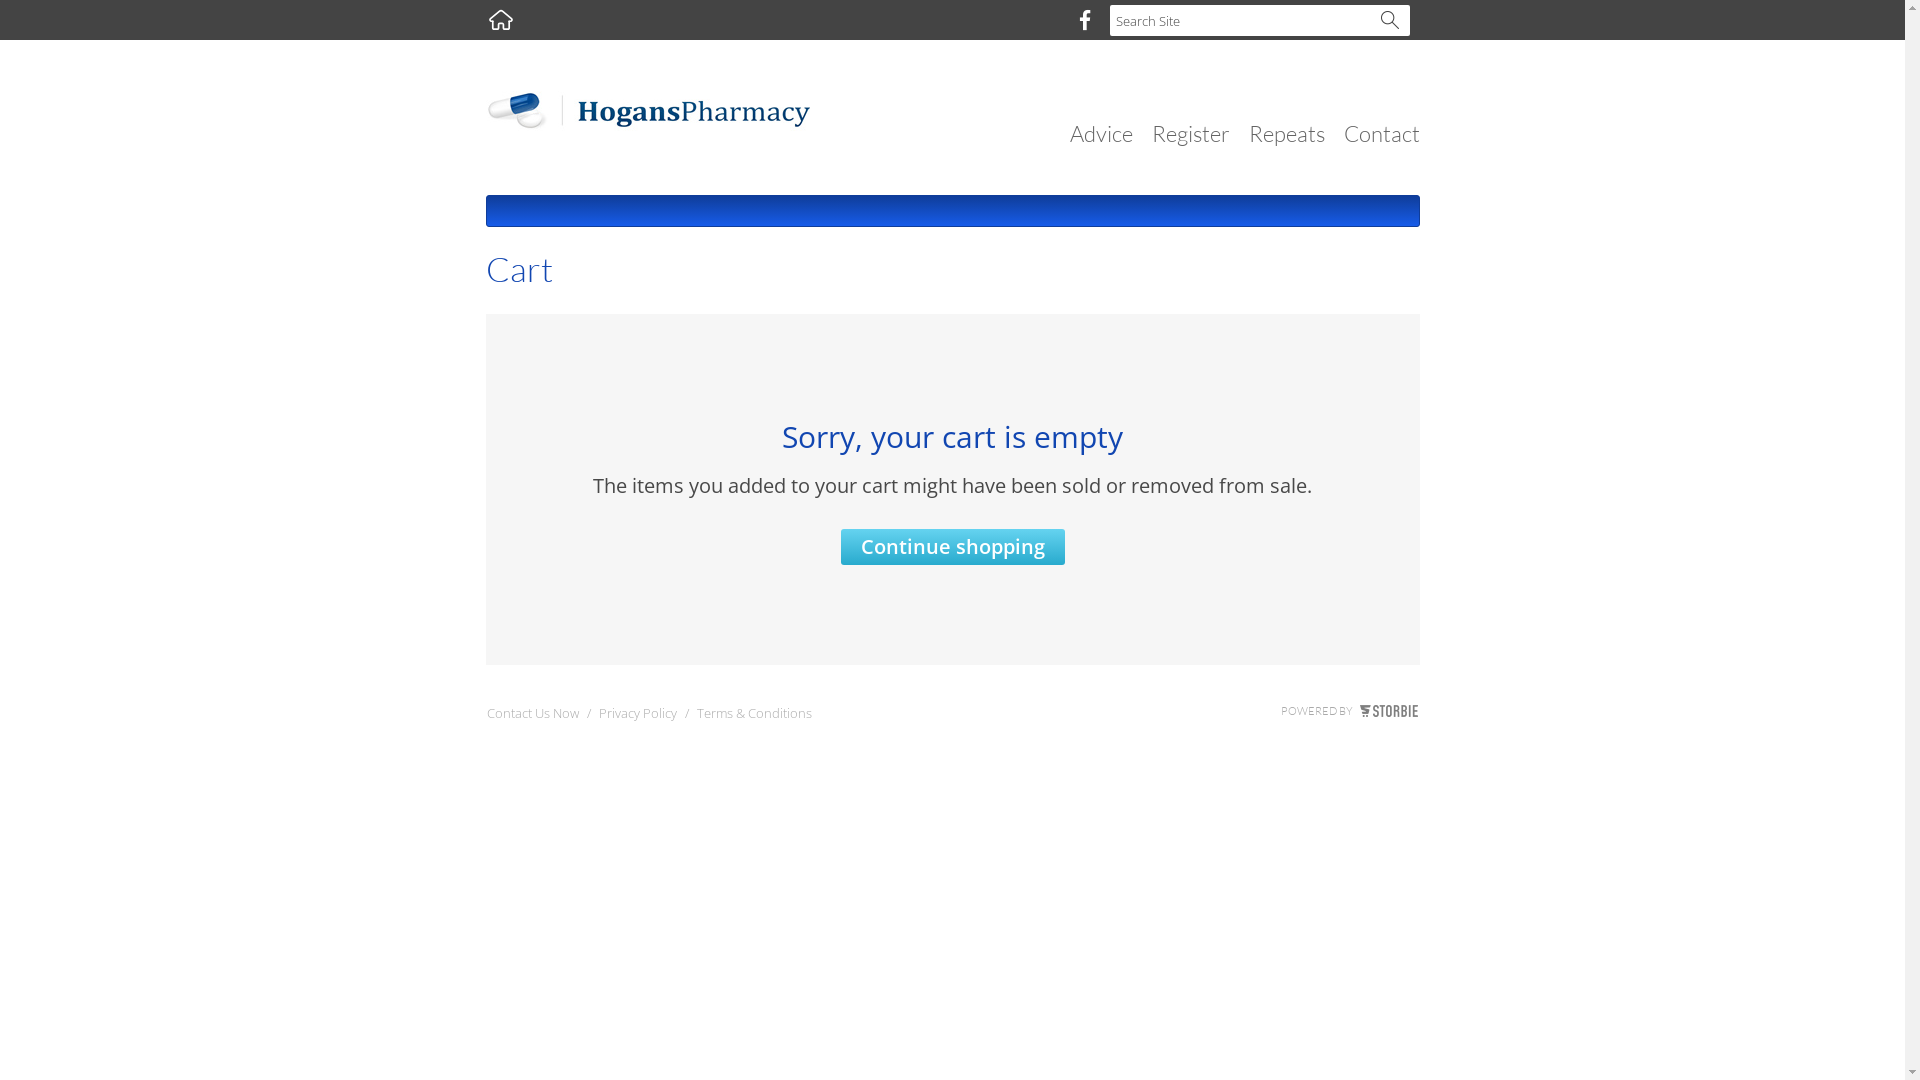 The image size is (1920, 1080). Describe the element at coordinates (950, 547) in the screenshot. I see `'Continue shopping'` at that location.